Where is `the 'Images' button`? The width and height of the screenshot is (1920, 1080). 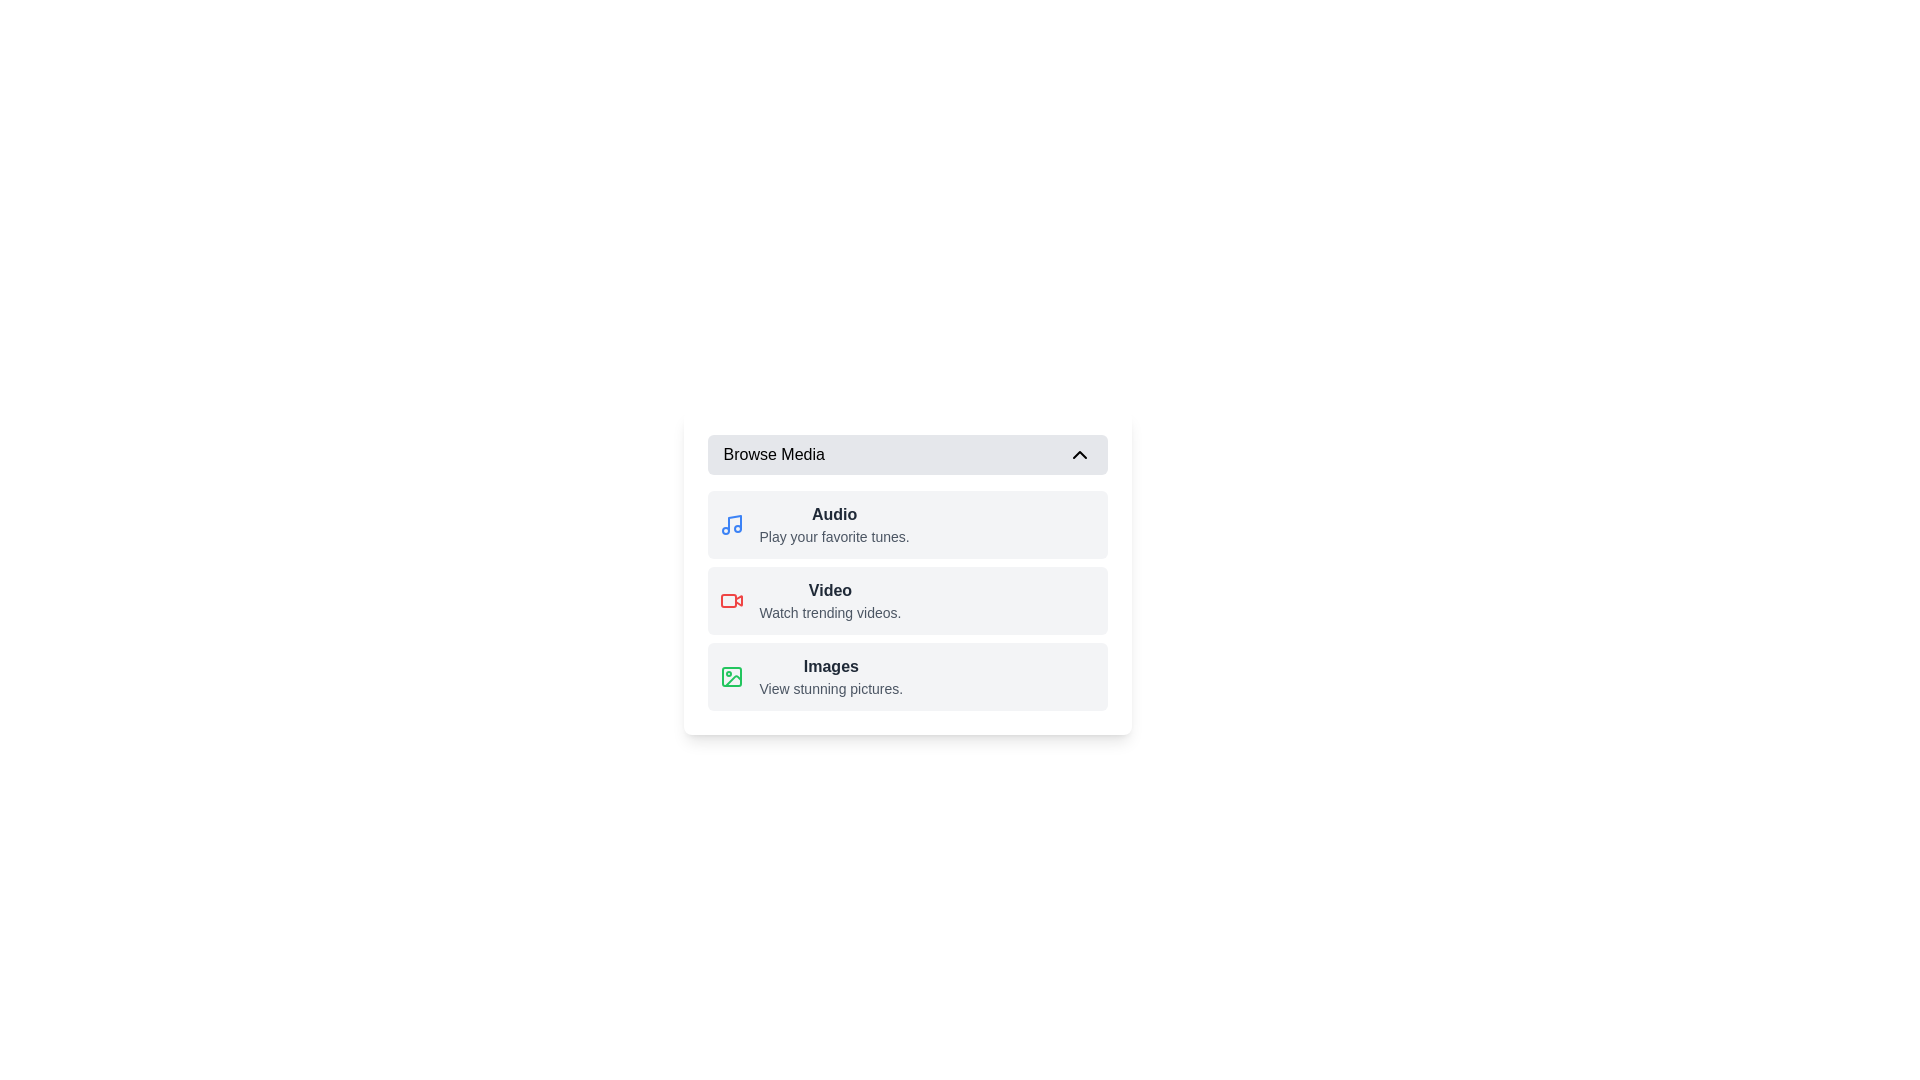 the 'Images' button is located at coordinates (906, 676).